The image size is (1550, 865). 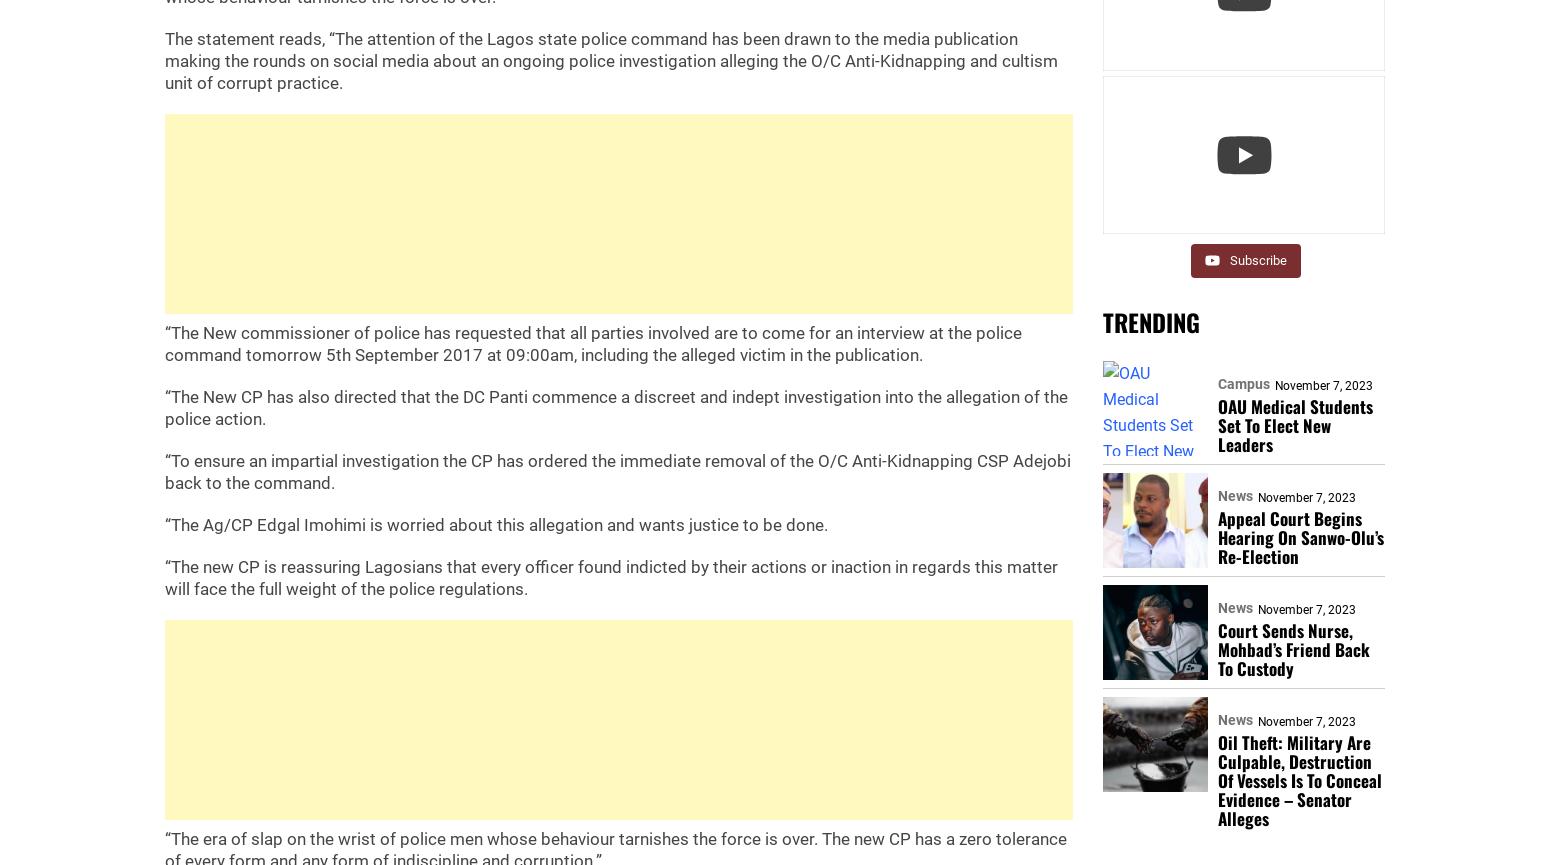 I want to click on '“The New CP has also directed that the DC Panti commence a discreet and indept investigation into the allegation of the police action.', so click(x=616, y=408).